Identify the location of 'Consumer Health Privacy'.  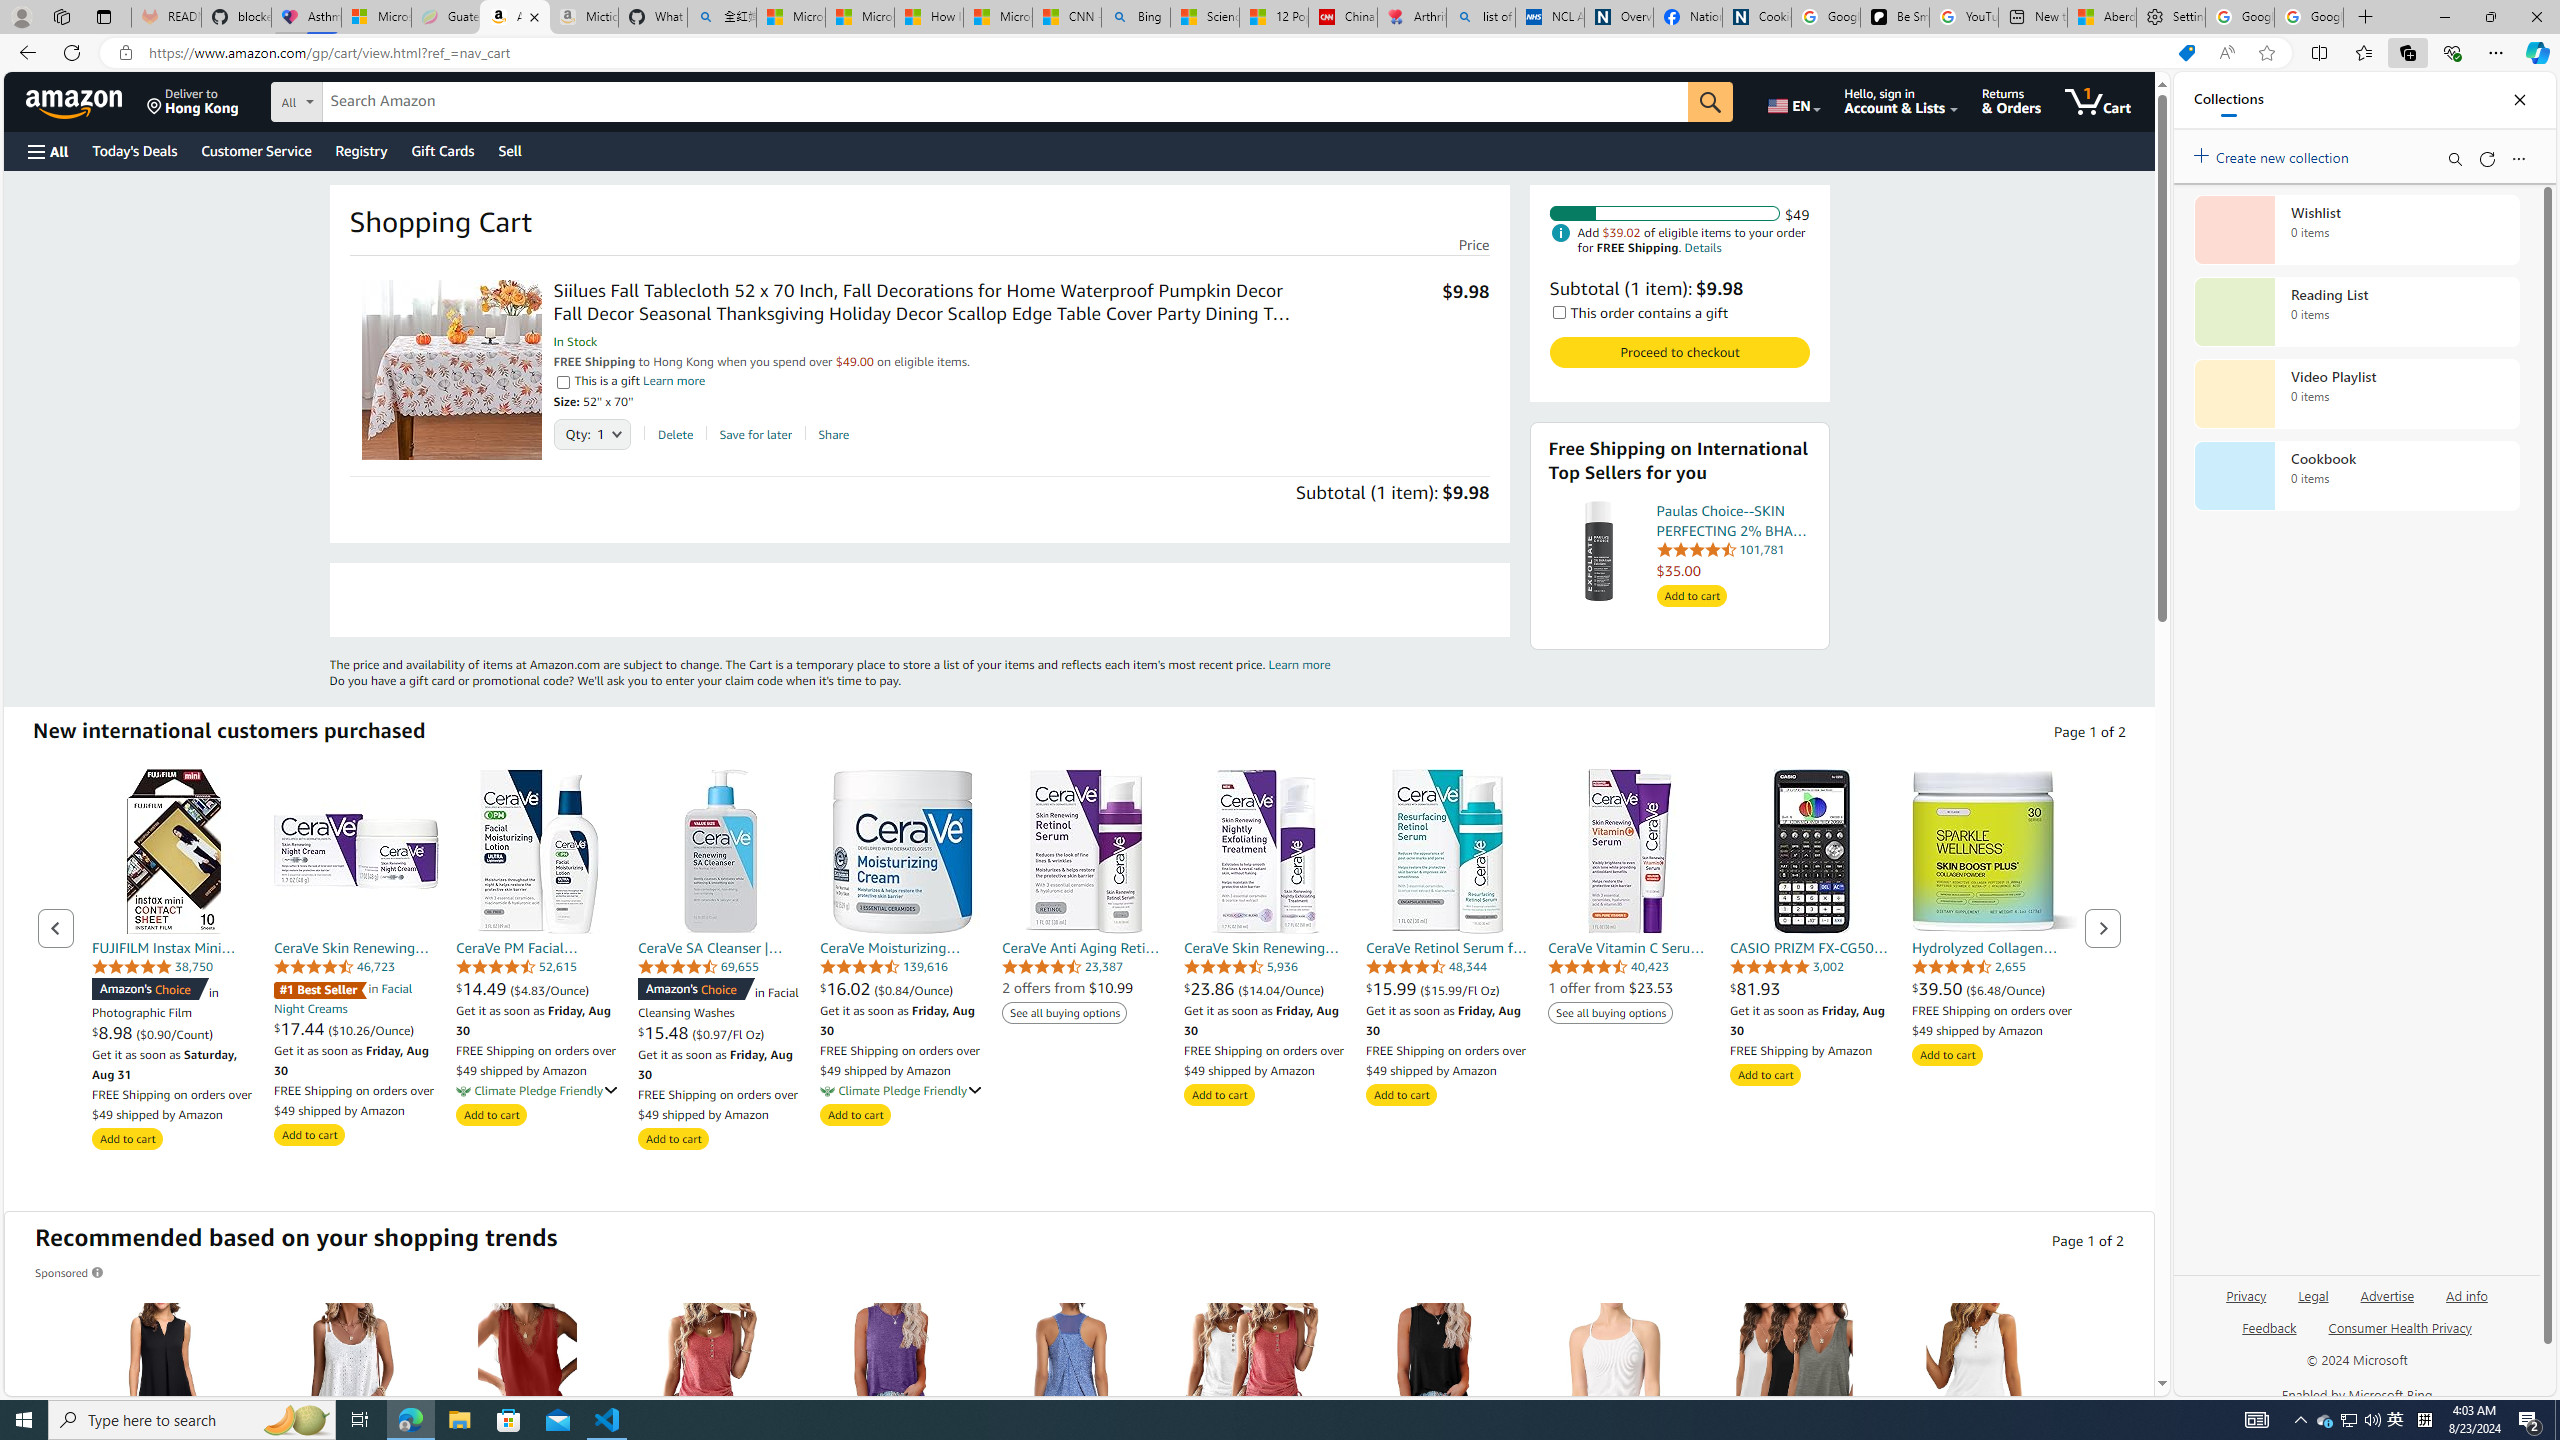
(2400, 1334).